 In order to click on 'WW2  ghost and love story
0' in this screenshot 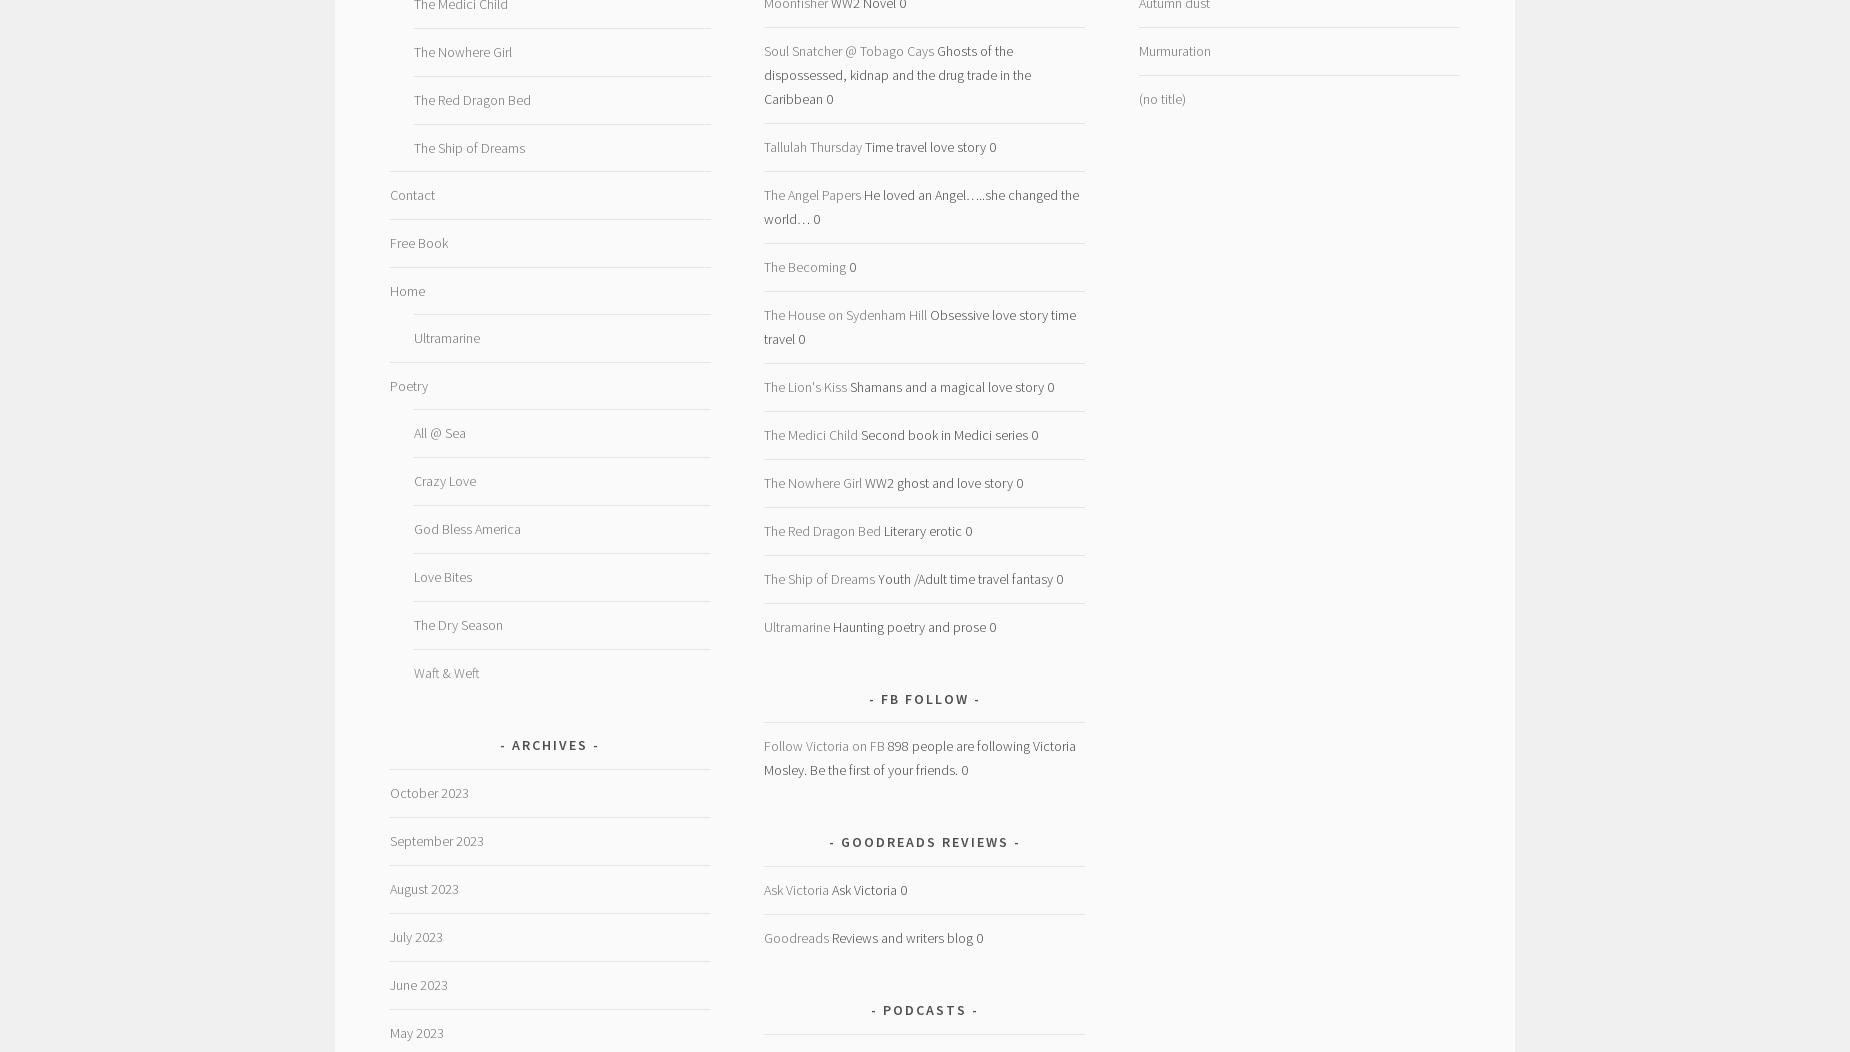, I will do `click(941, 482)`.